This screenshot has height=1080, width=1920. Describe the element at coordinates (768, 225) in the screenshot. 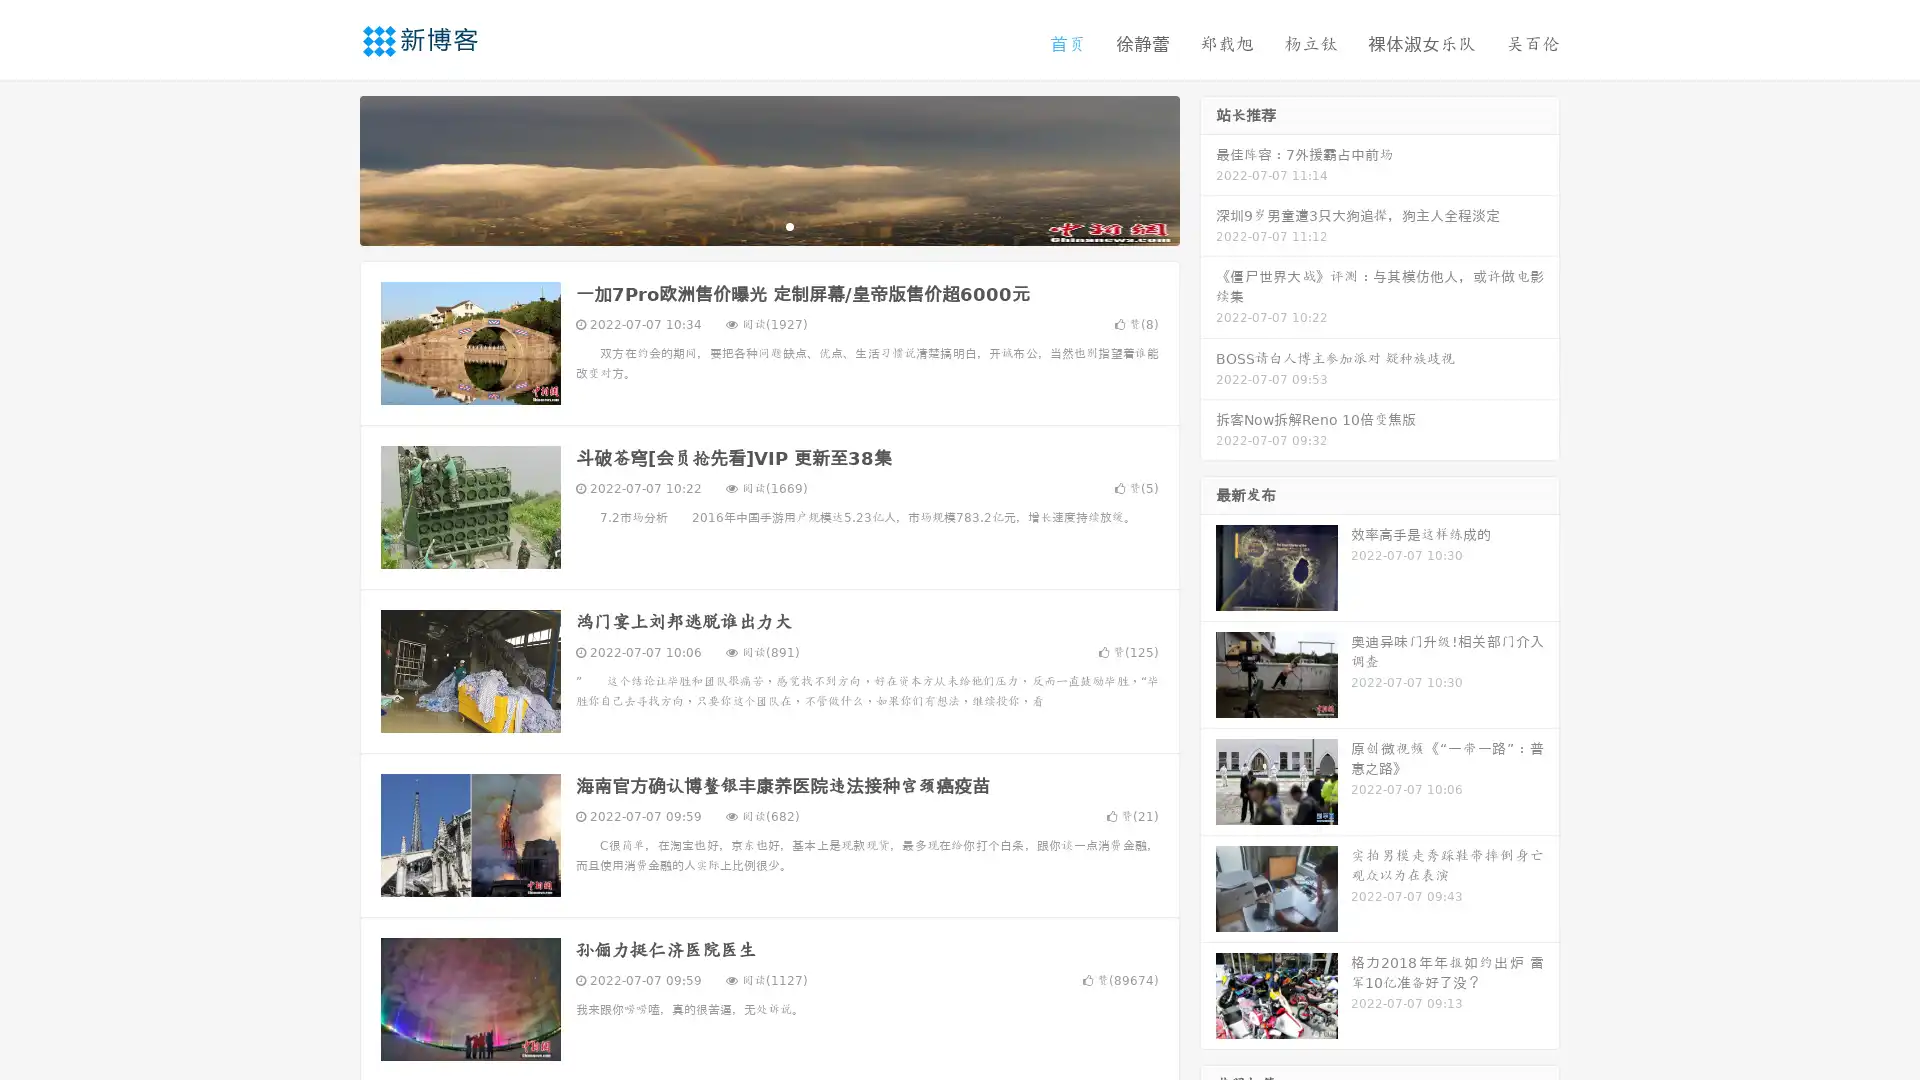

I see `Go to slide 2` at that location.